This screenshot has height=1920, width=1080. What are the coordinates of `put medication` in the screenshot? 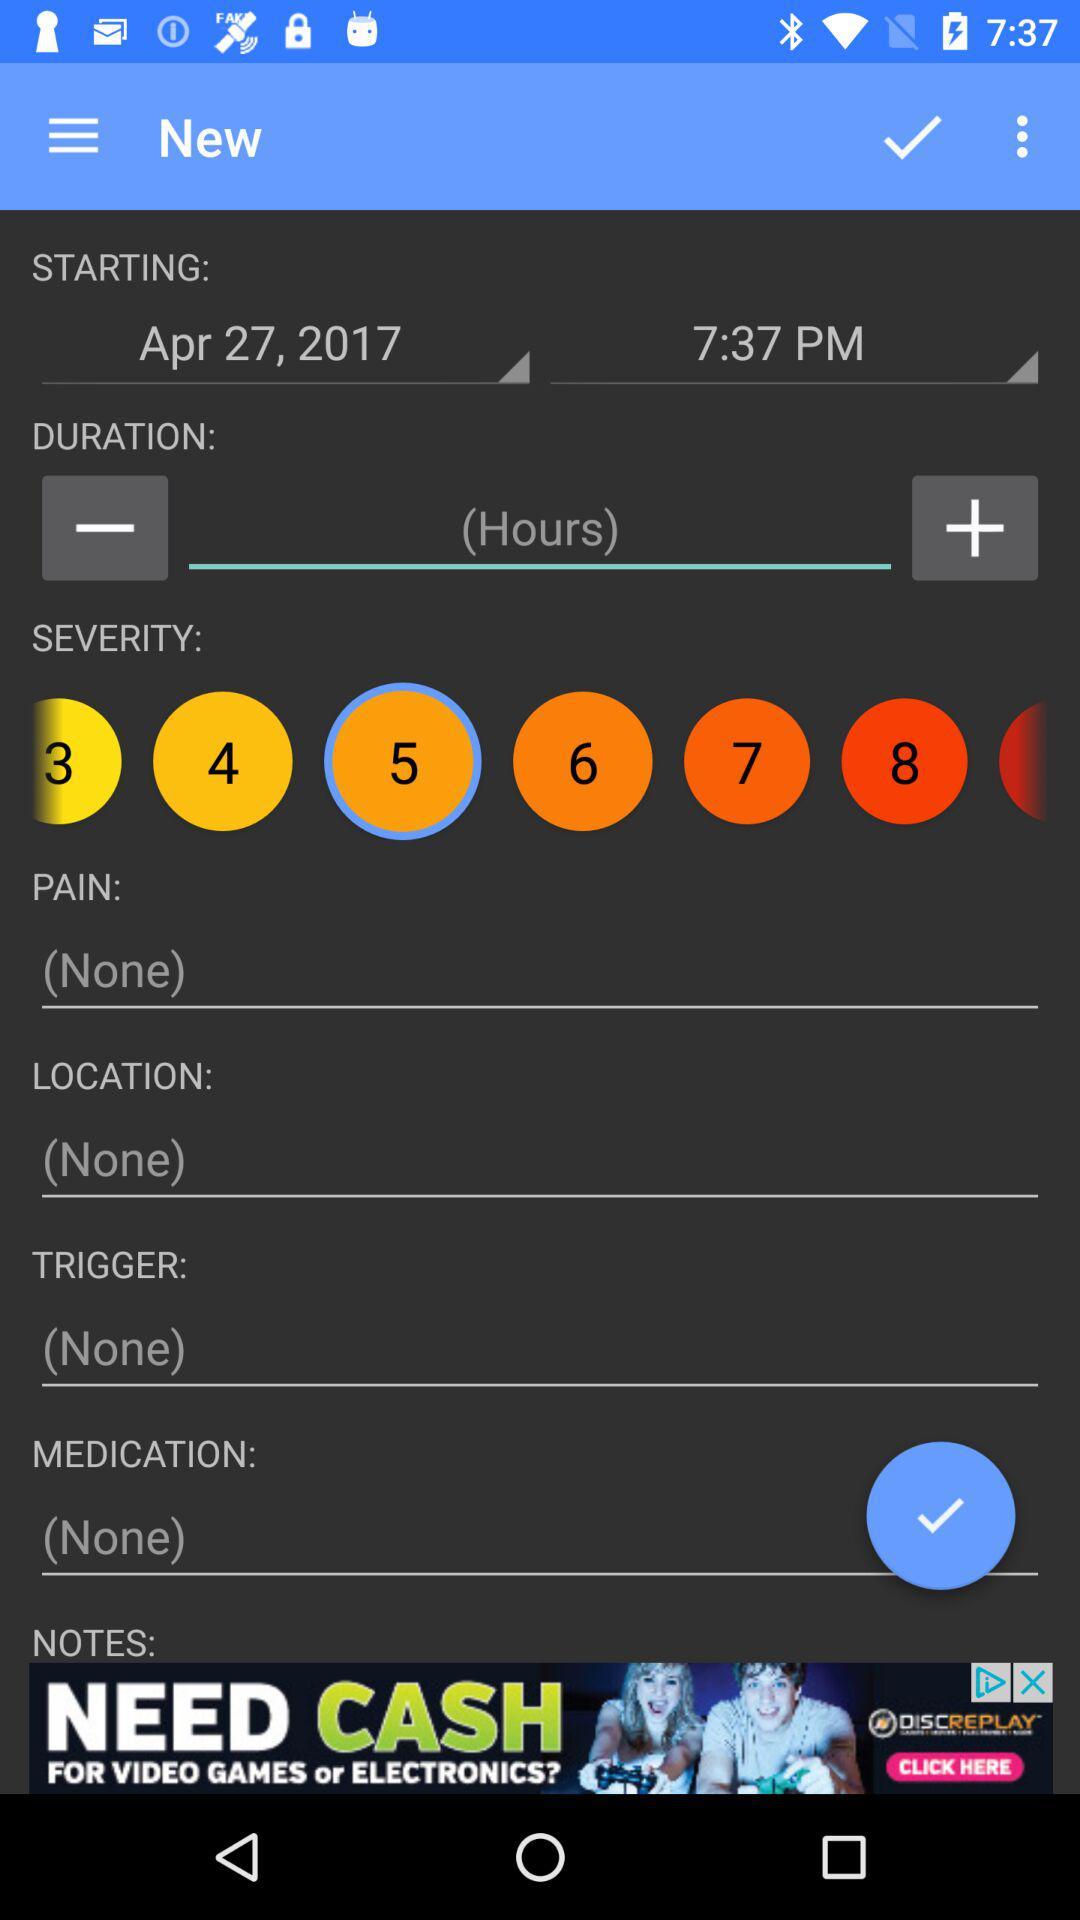 It's located at (540, 1535).